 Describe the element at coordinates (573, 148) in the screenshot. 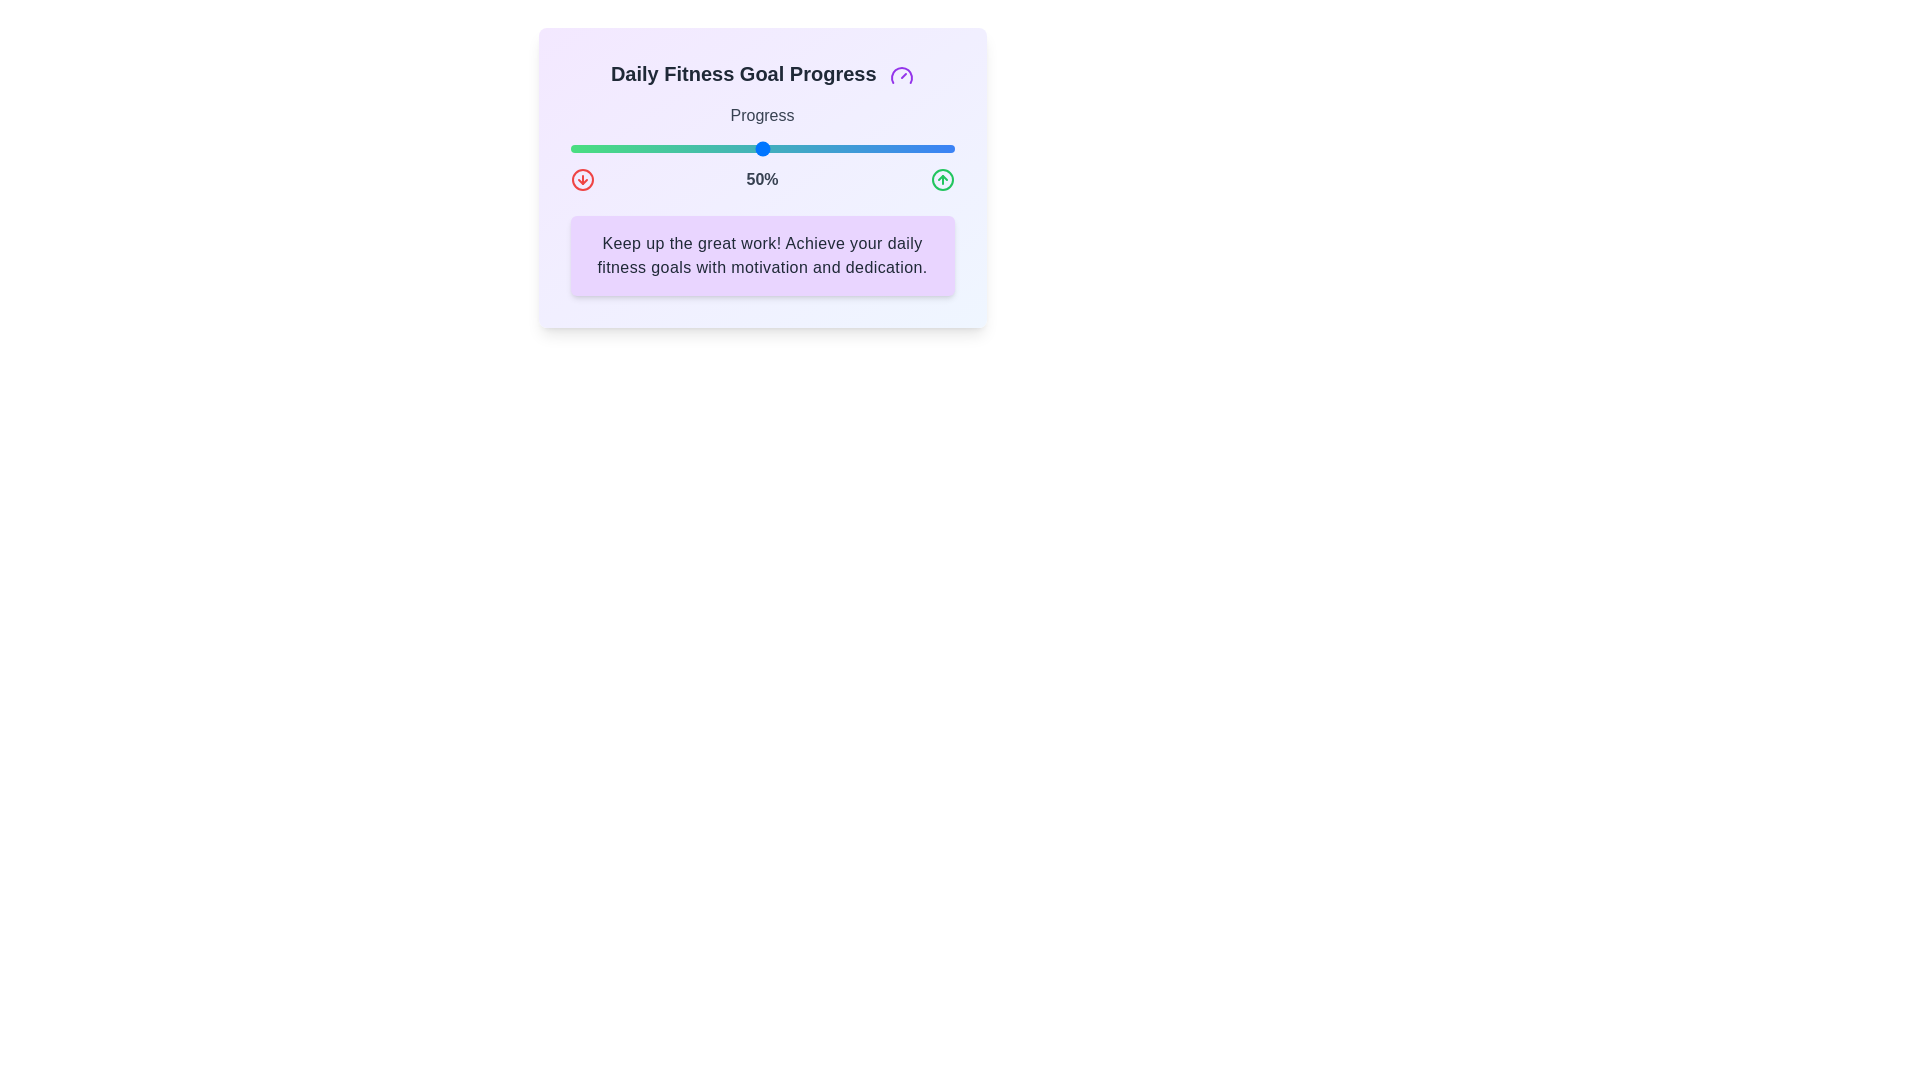

I see `the slider to set the progress to 1%` at that location.